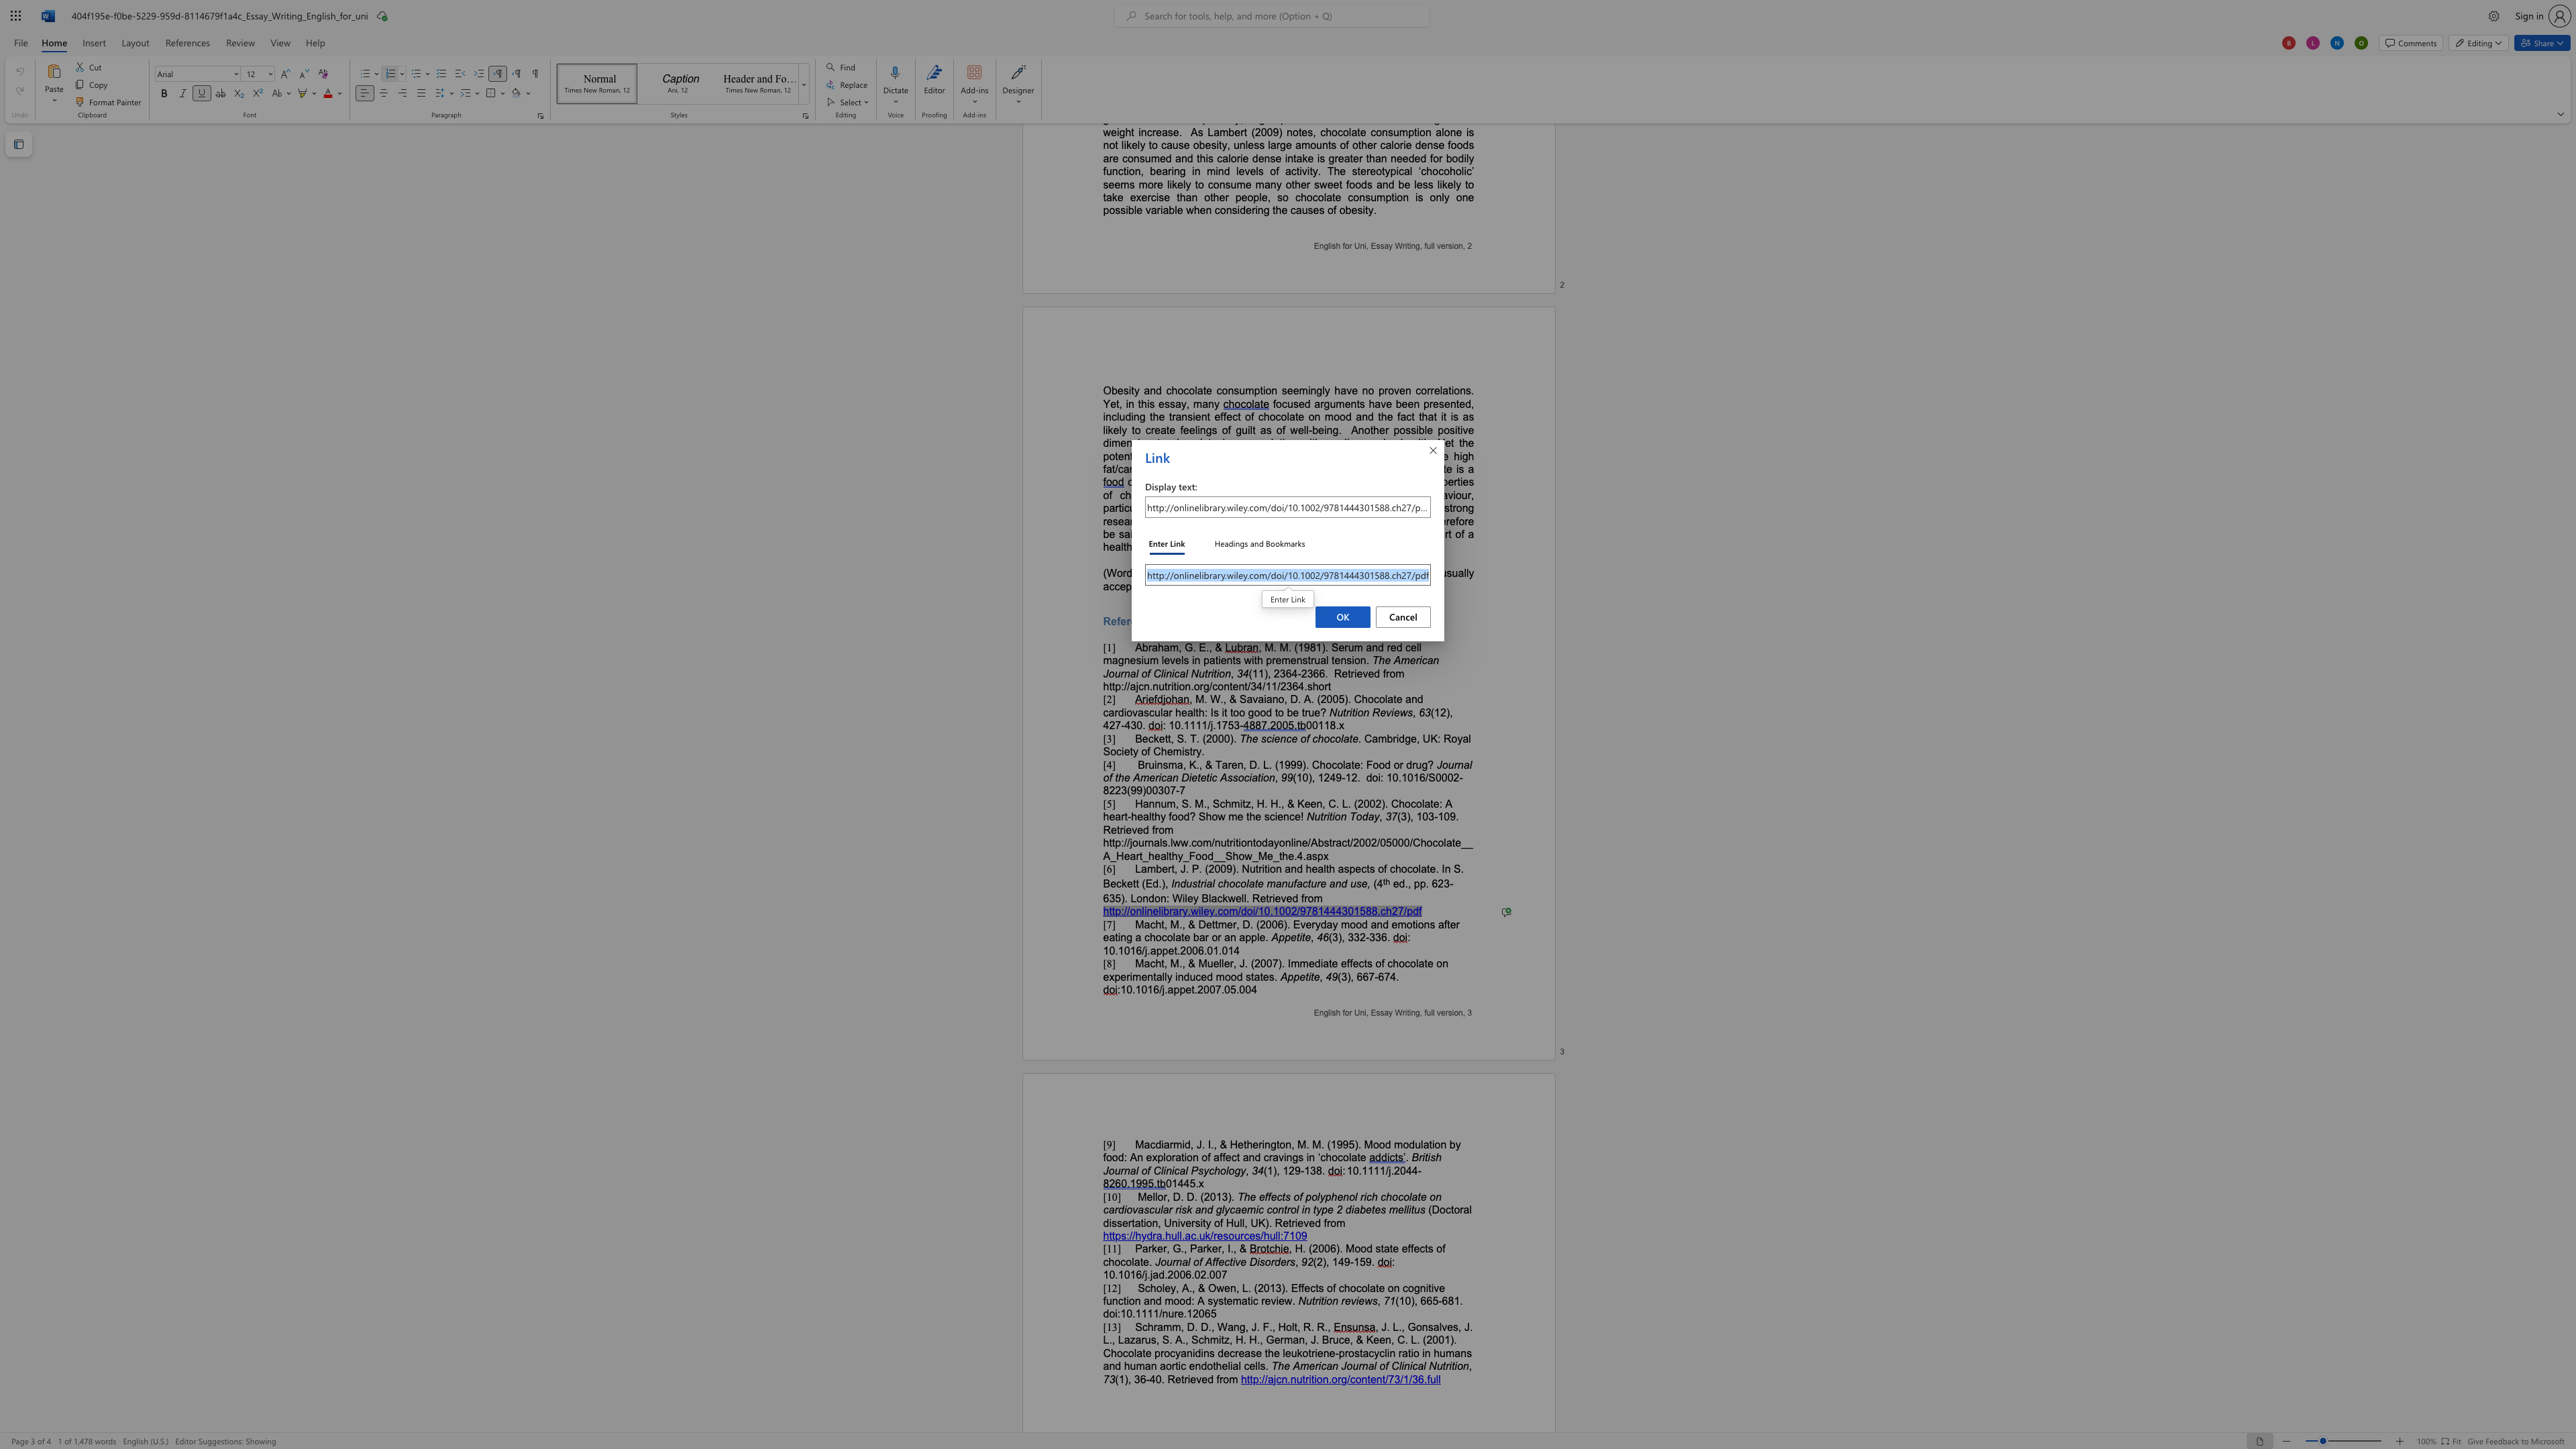 This screenshot has width=2576, height=1449. Describe the element at coordinates (1432, 1157) in the screenshot. I see `the 1th character "s" in the text` at that location.